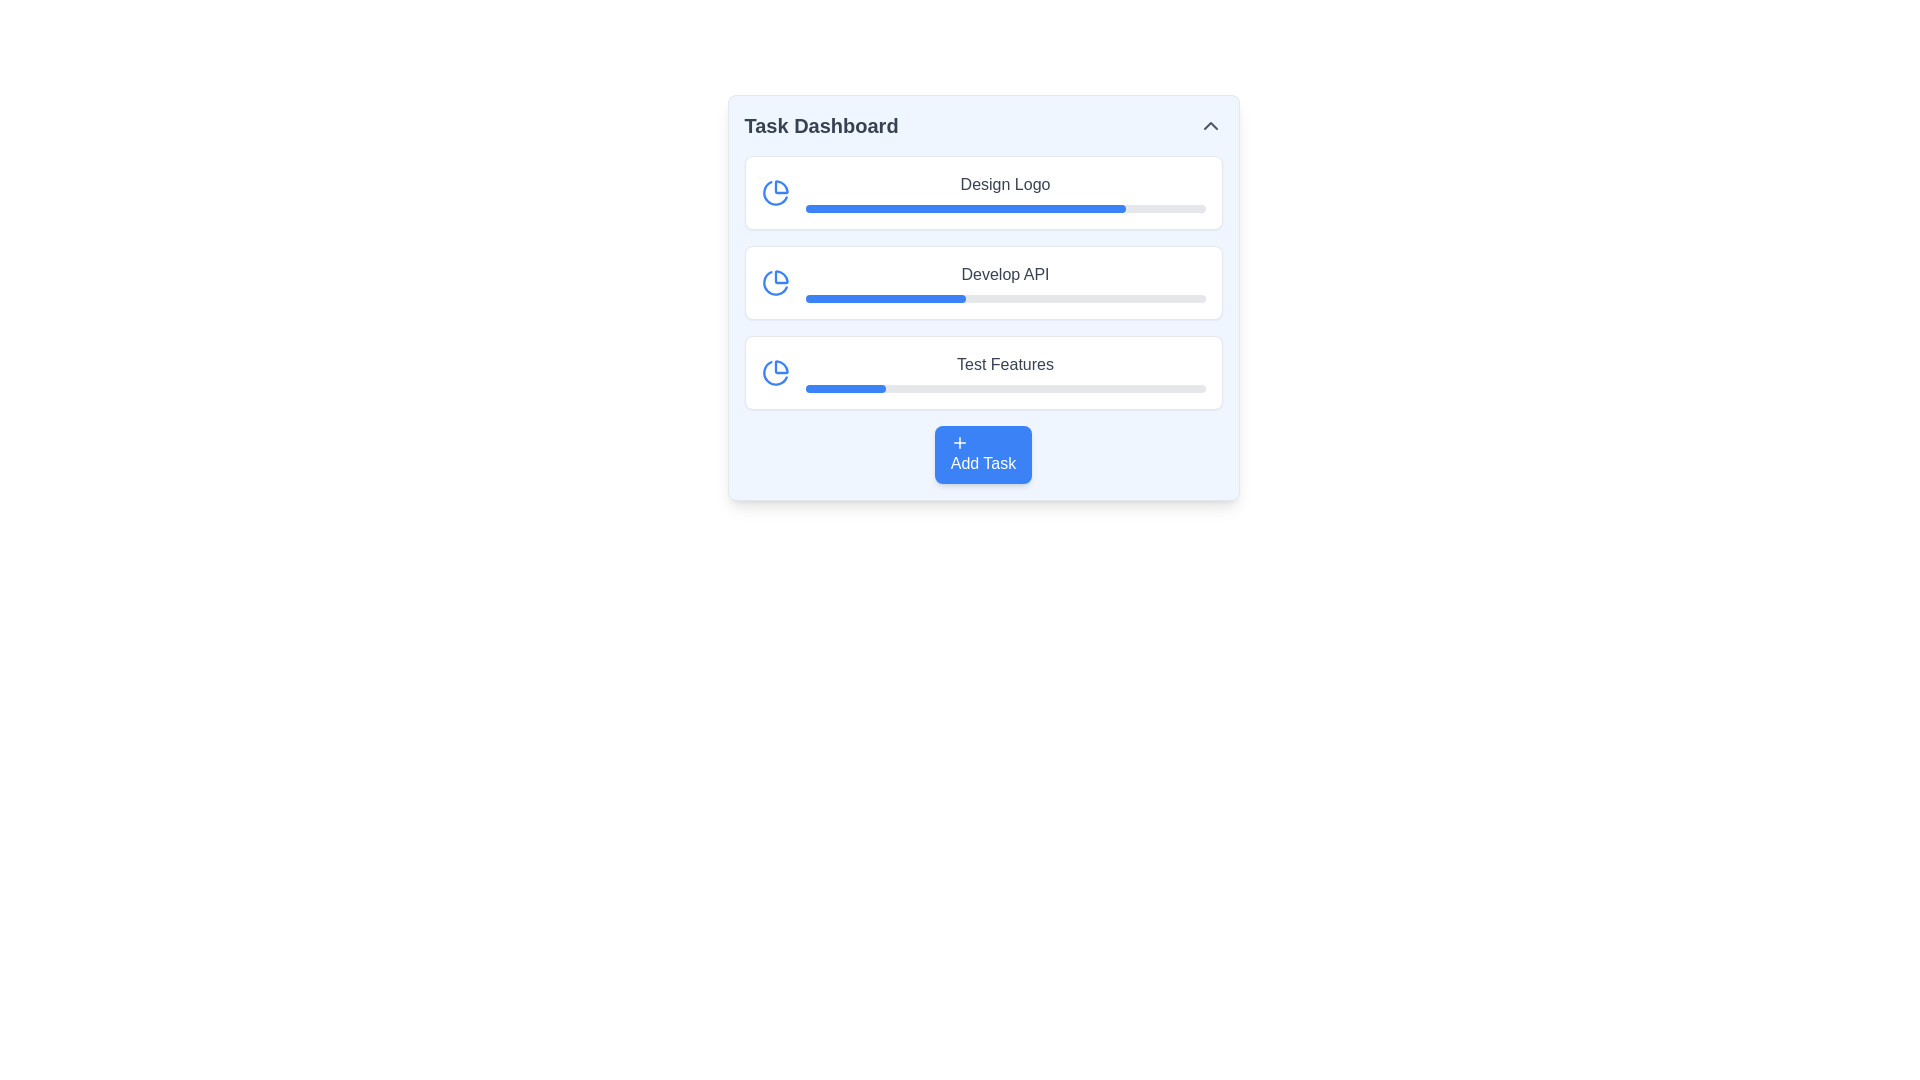 Image resolution: width=1920 pixels, height=1080 pixels. I want to click on the third horizontal progress bar located below the 'Test Features' text label in the 'Task Dashboard' section, so click(1005, 389).